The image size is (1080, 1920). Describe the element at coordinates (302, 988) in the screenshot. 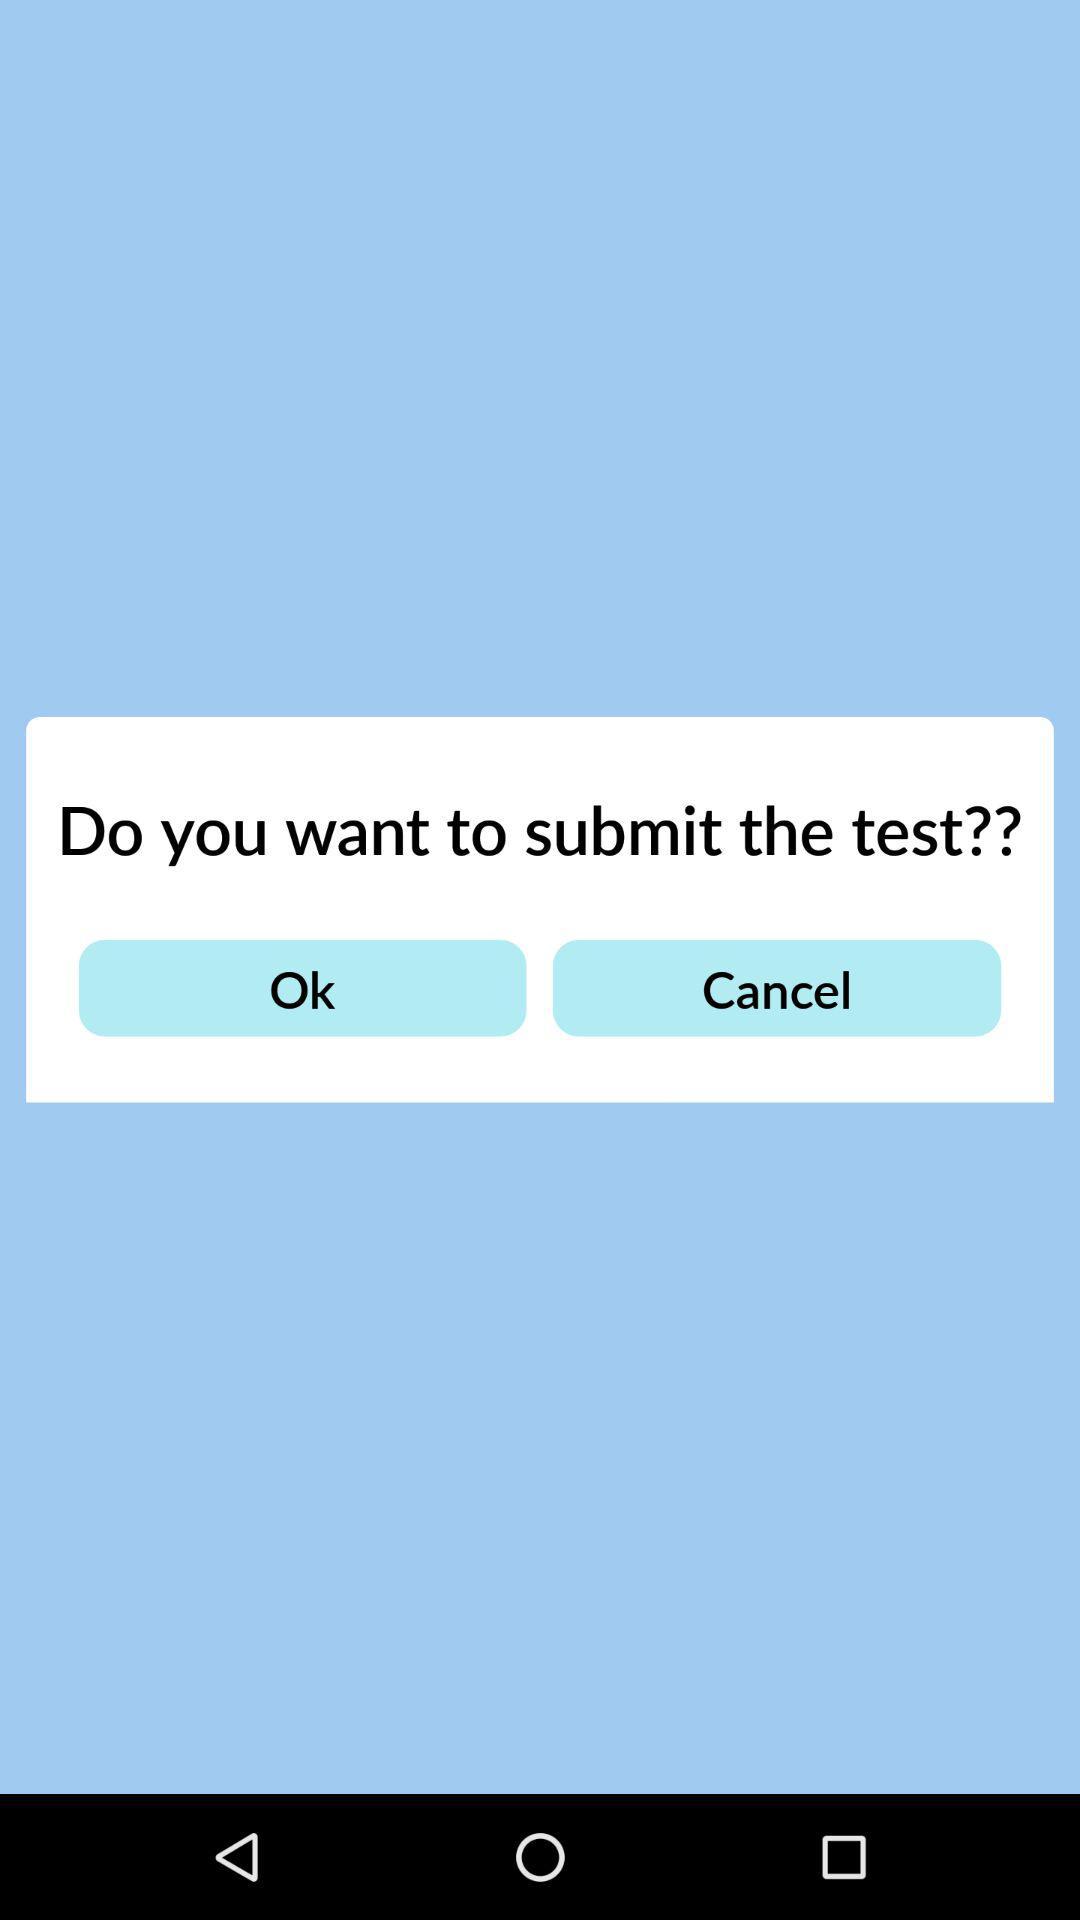

I see `ok` at that location.